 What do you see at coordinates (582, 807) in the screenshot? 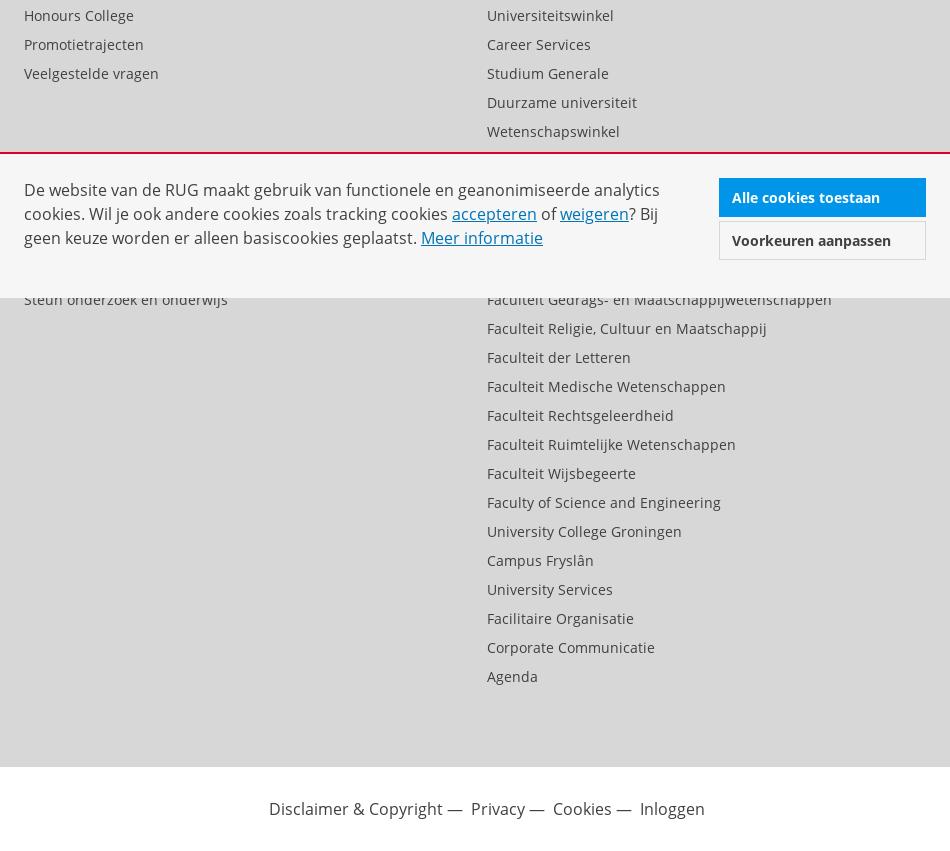
I see `'Cookies'` at bounding box center [582, 807].